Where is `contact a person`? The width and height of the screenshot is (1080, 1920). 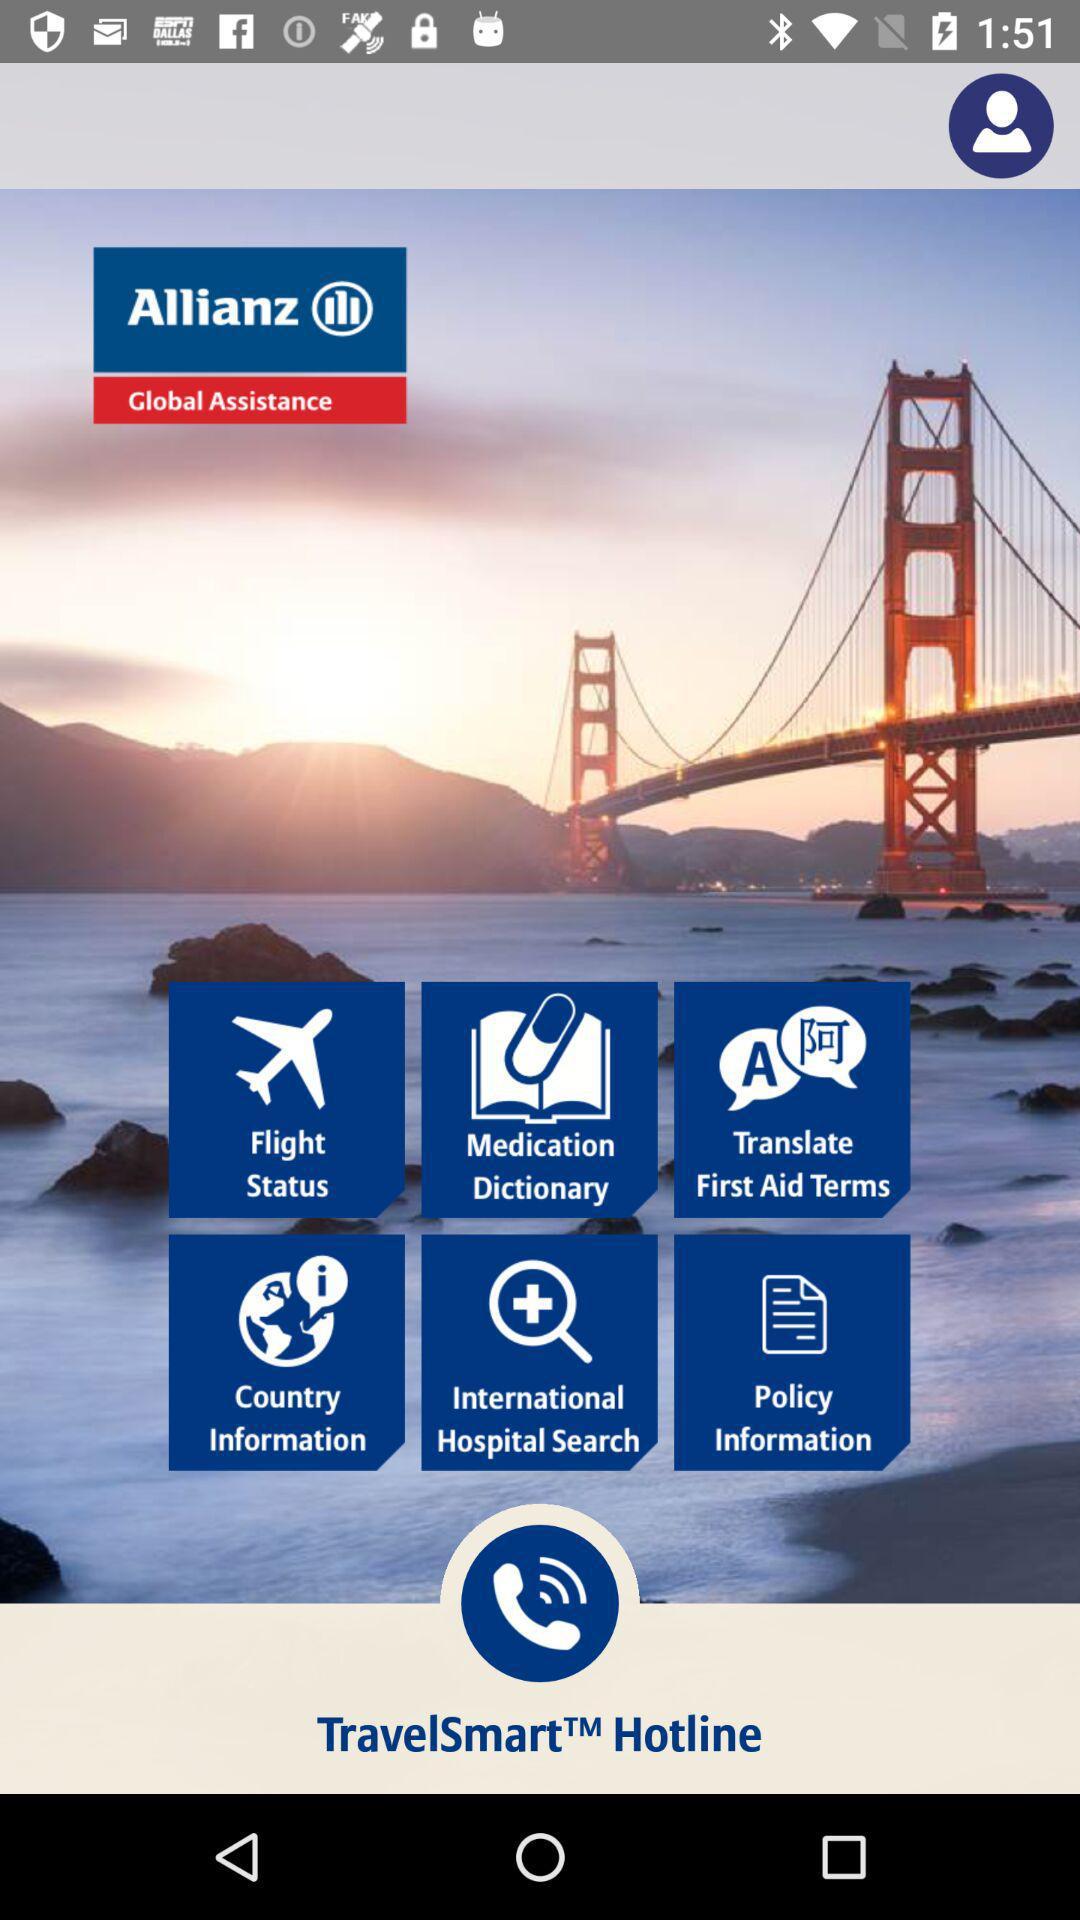
contact a person is located at coordinates (1001, 124).